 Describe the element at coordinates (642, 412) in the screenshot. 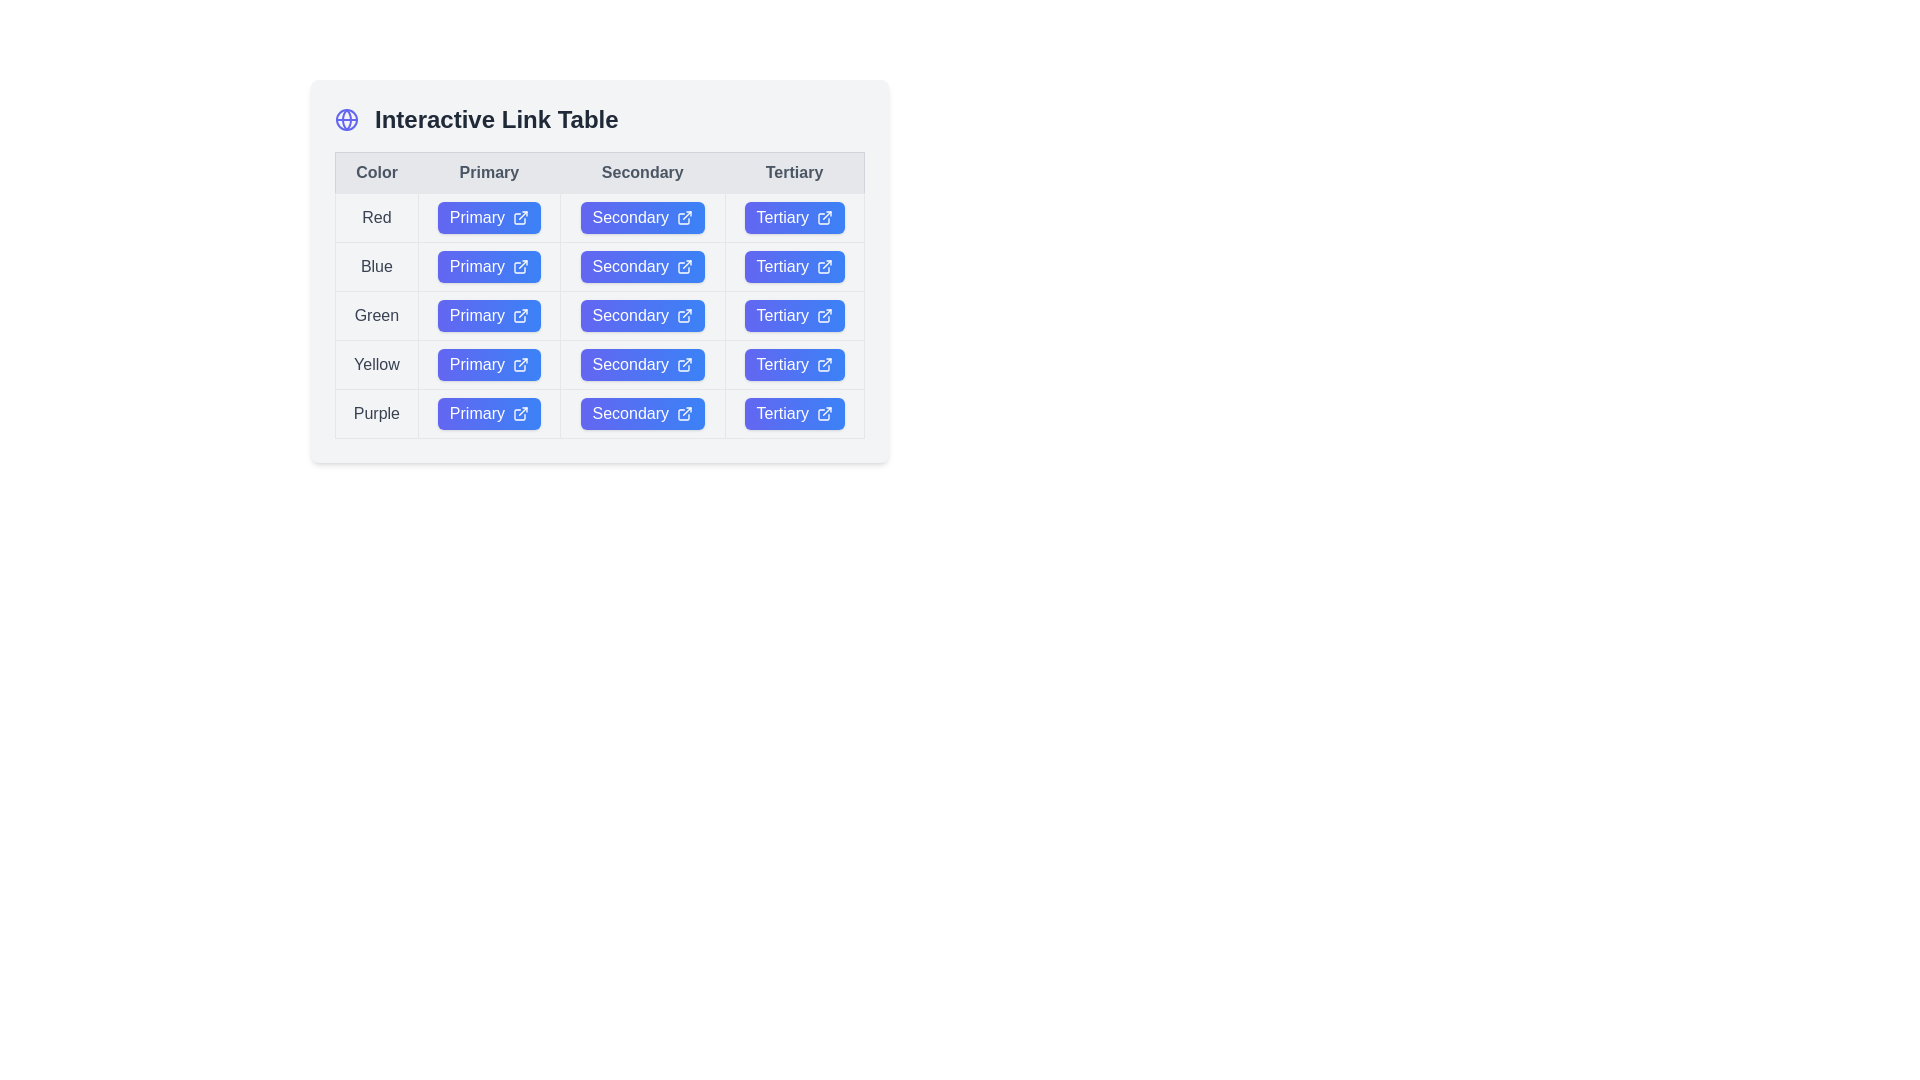

I see `the 'Secondary' button in the 'Purple' row of the 'Interactive Link Table'` at that location.